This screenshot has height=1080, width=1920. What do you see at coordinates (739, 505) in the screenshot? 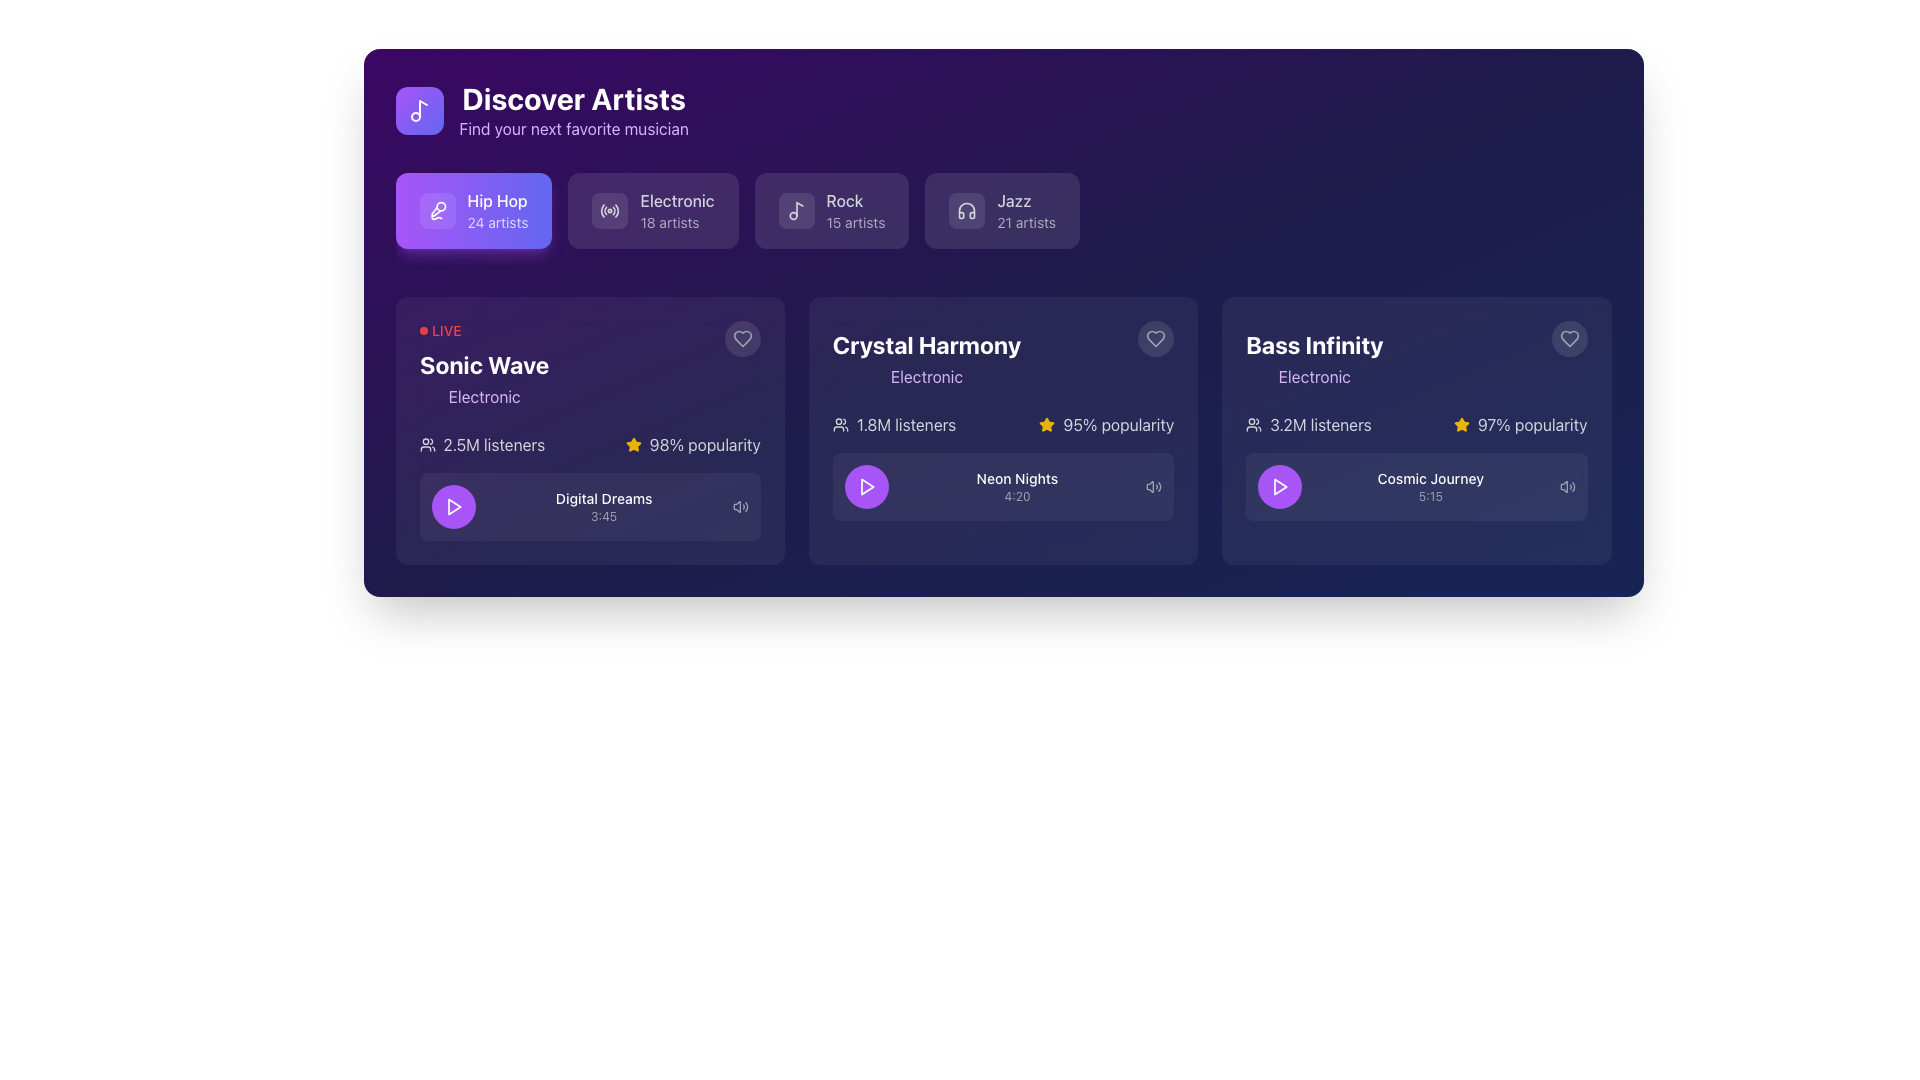
I see `the volume icon located at the far-right end of the 'Digital Dreams 3:45' row` at bounding box center [739, 505].